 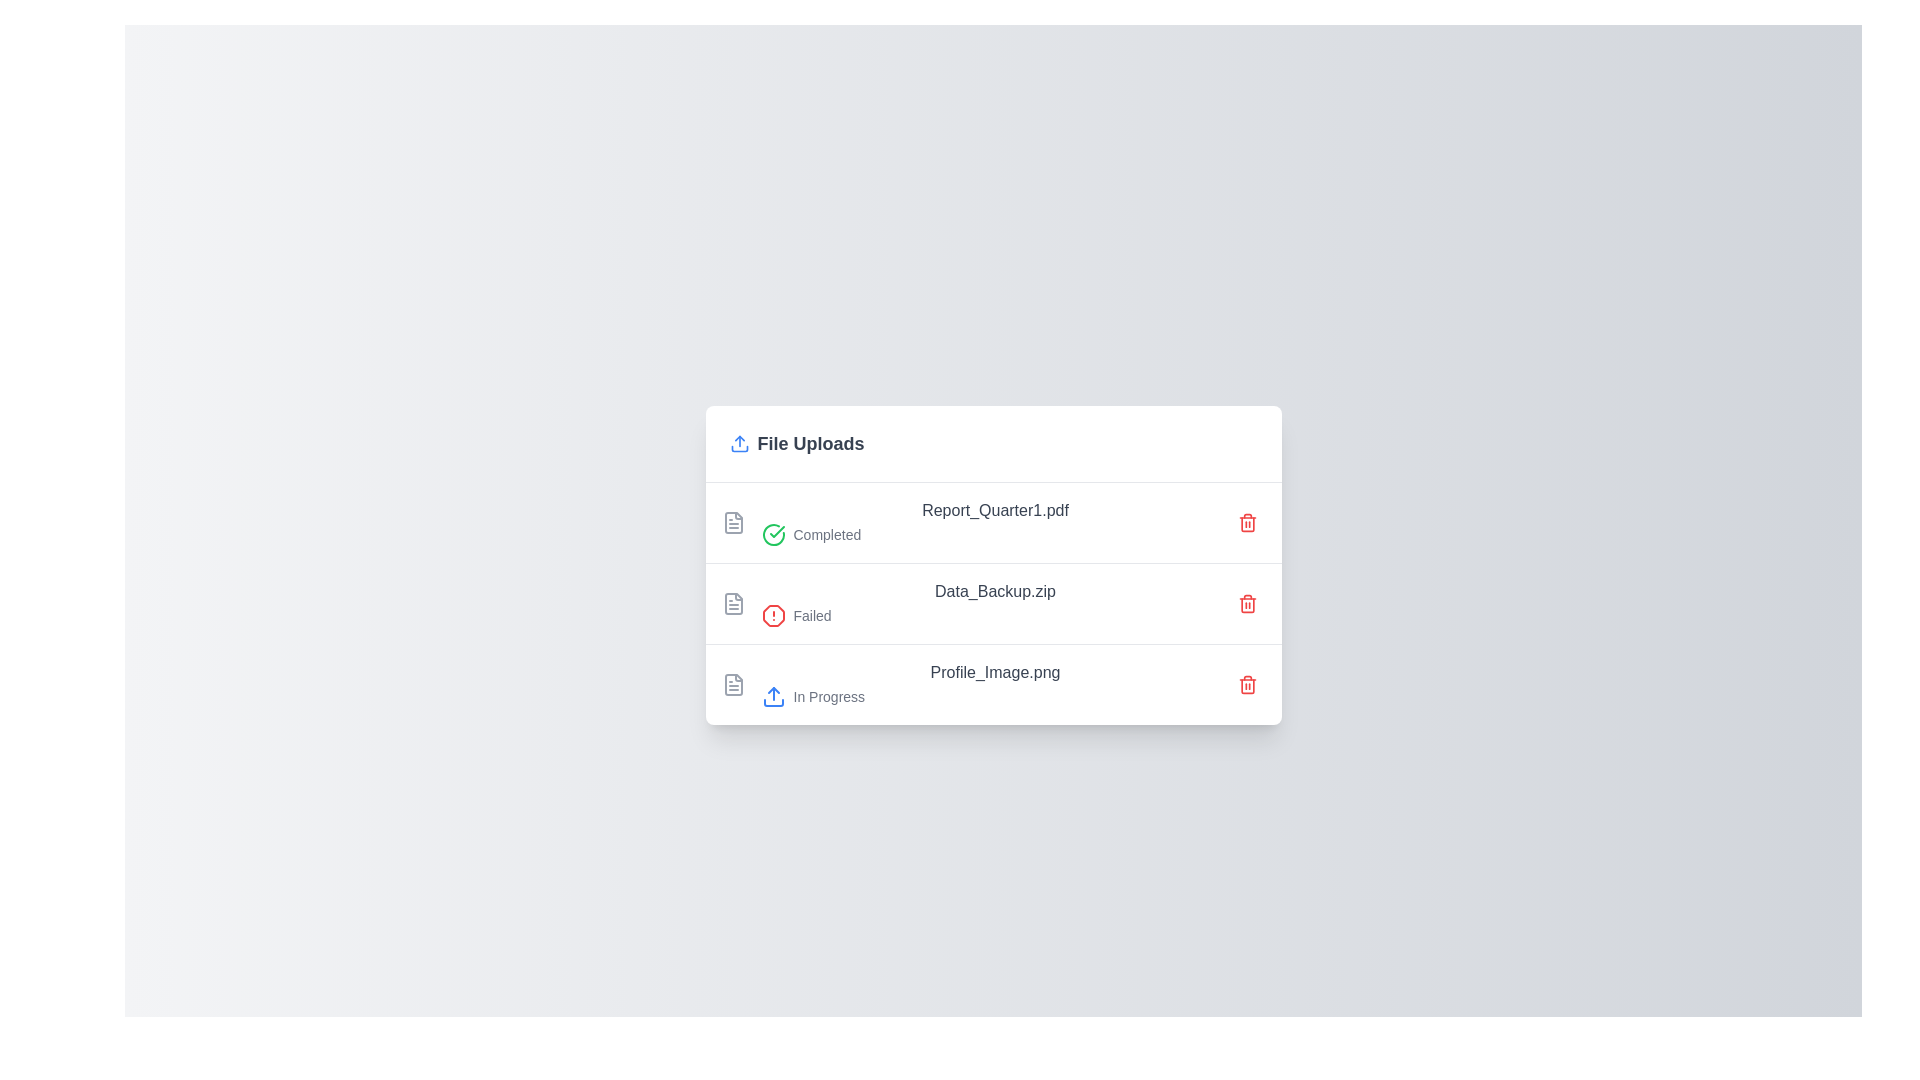 What do you see at coordinates (995, 590) in the screenshot?
I see `the label displaying the file name 'Data_Backup.zip', which is a bold, dark gray text element located centrally in the list interface` at bounding box center [995, 590].